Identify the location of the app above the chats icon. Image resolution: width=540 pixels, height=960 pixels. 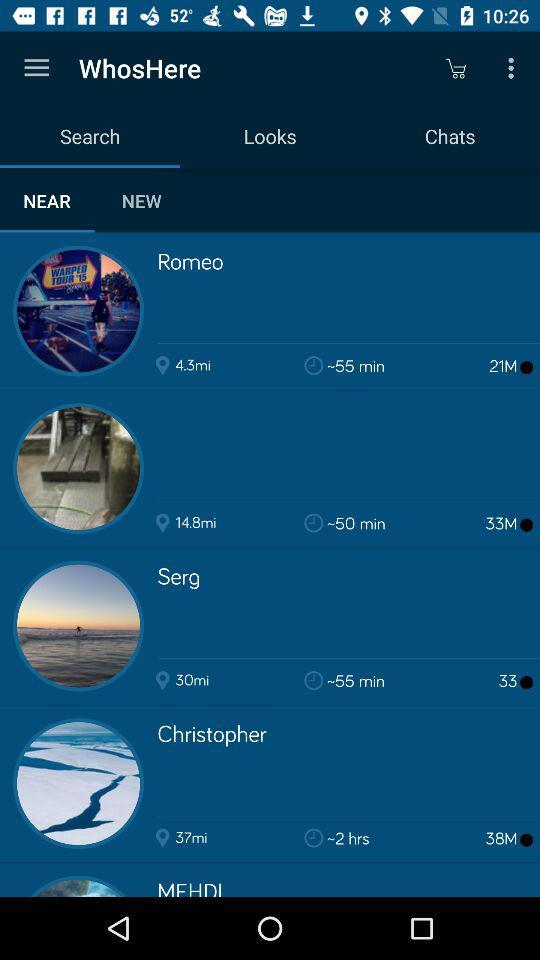
(513, 68).